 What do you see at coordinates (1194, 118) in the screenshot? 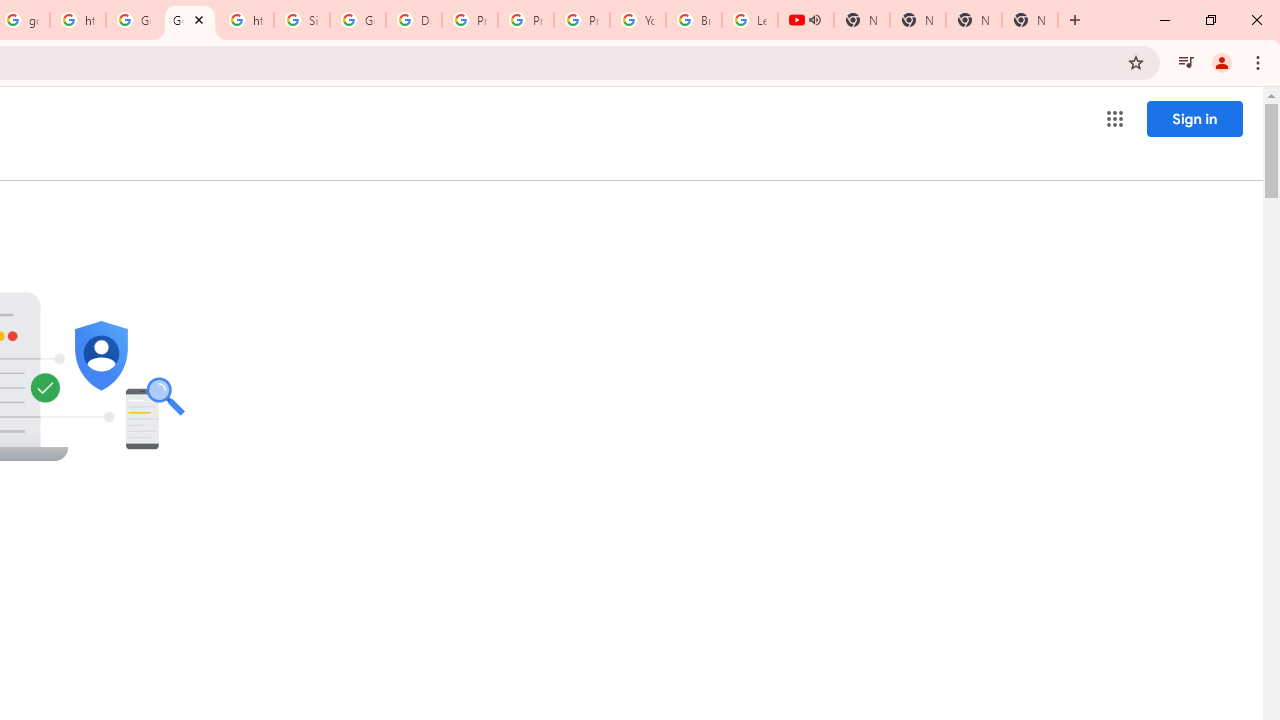
I see `'Sign in'` at bounding box center [1194, 118].